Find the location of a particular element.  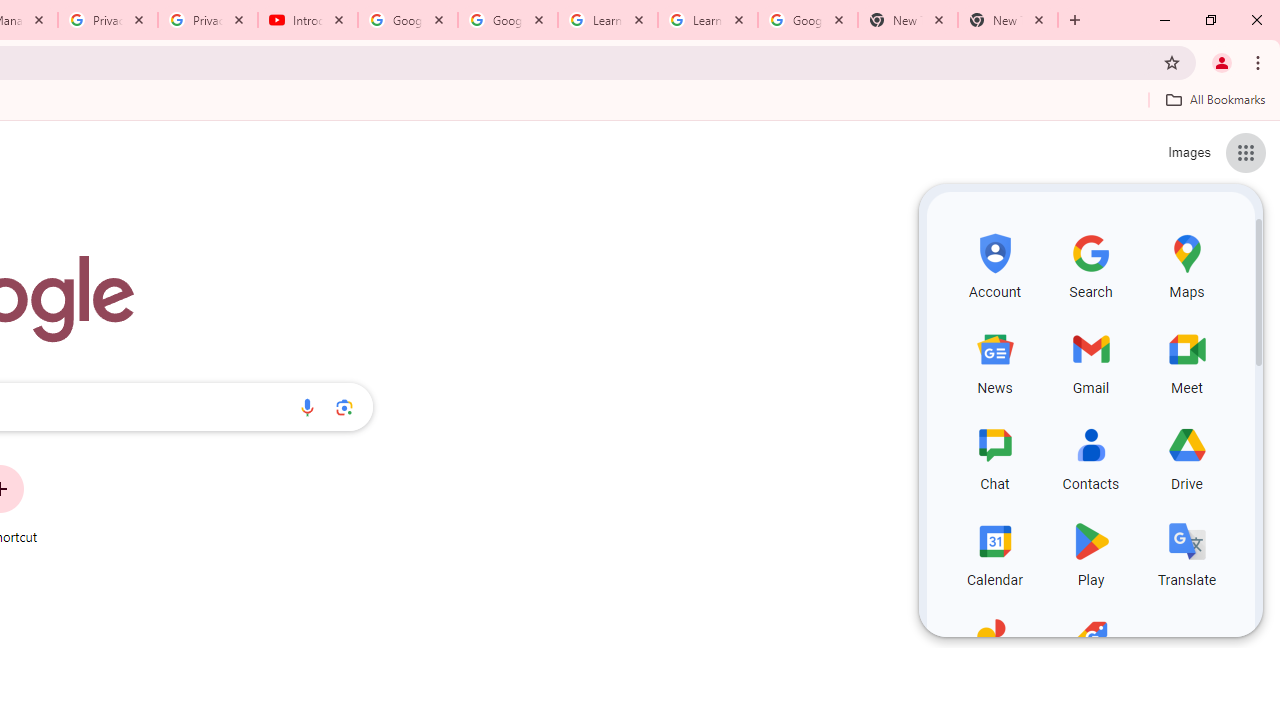

'Drive, row 3 of 5 and column 3 of 3 in the first section' is located at coordinates (1187, 456).